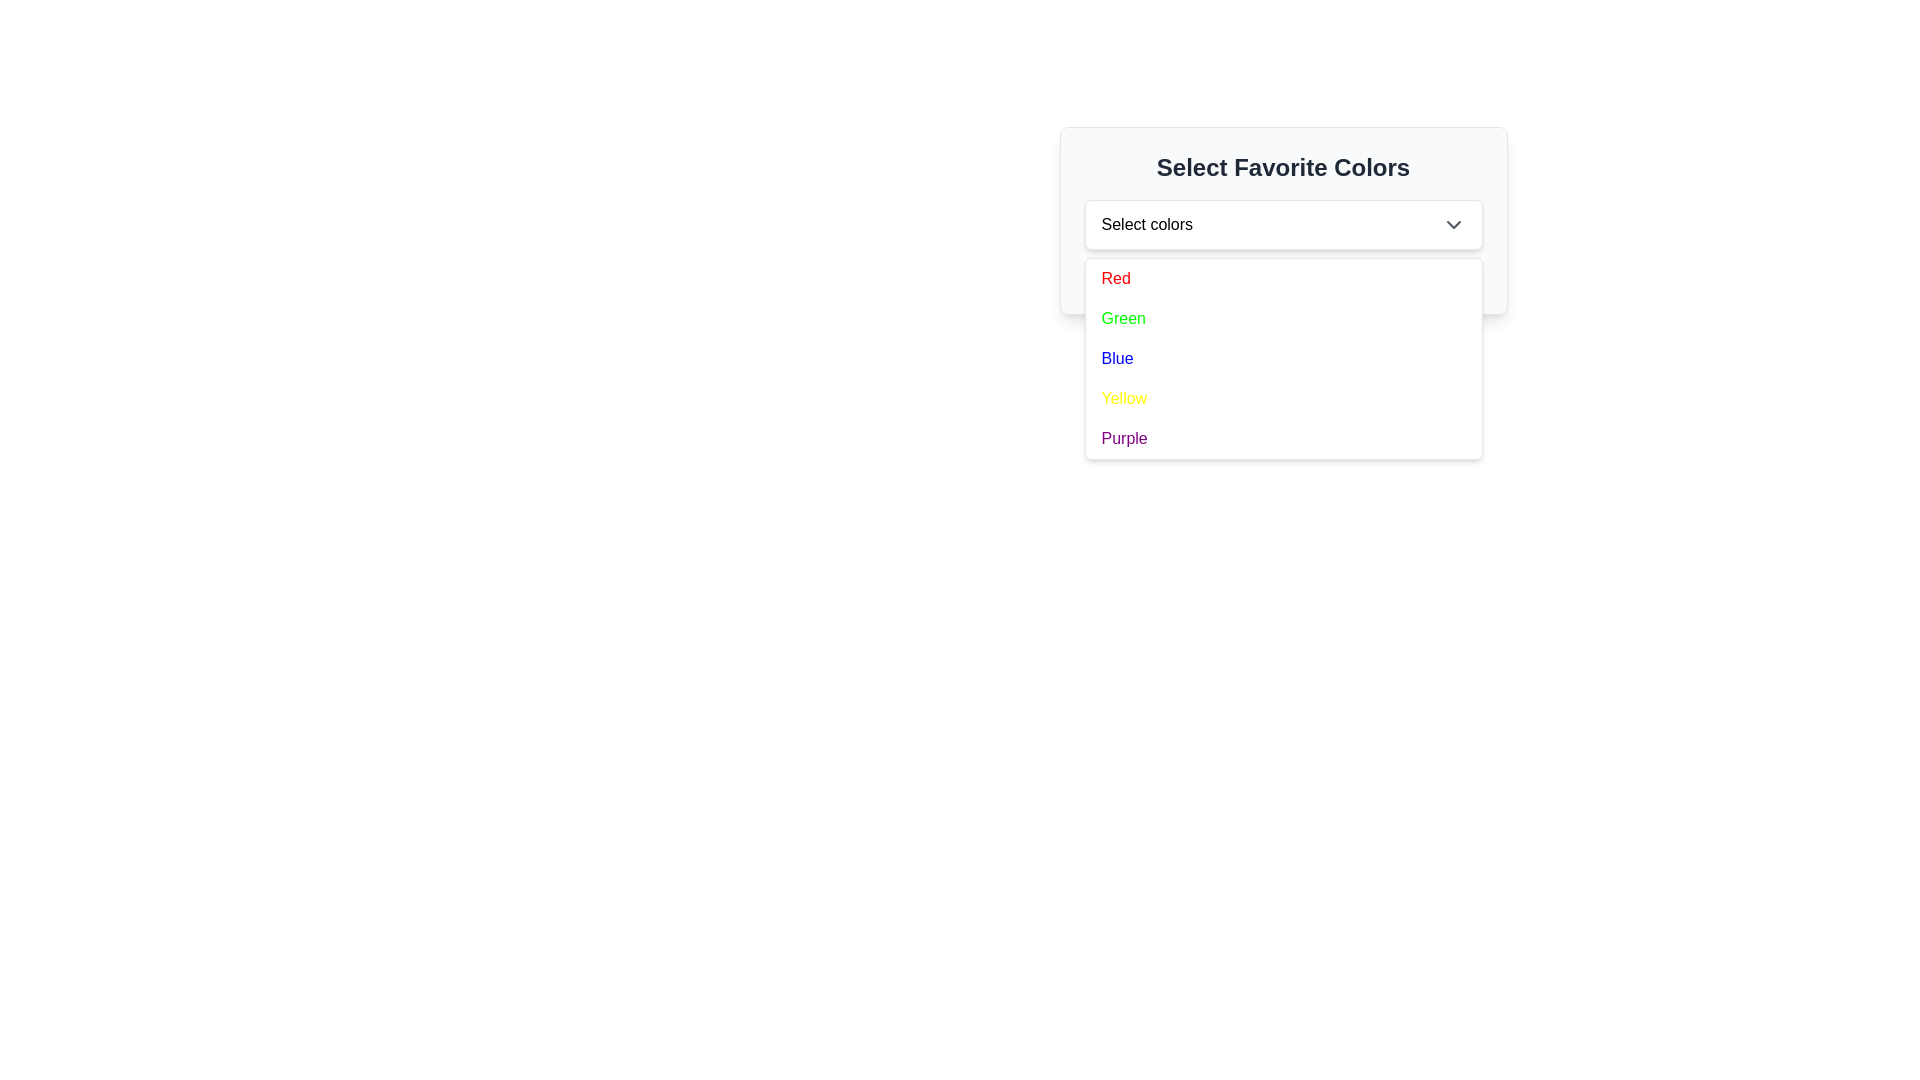  What do you see at coordinates (1453, 224) in the screenshot?
I see `the chevron icon located at the far-right end of the 'Select colors' input box` at bounding box center [1453, 224].